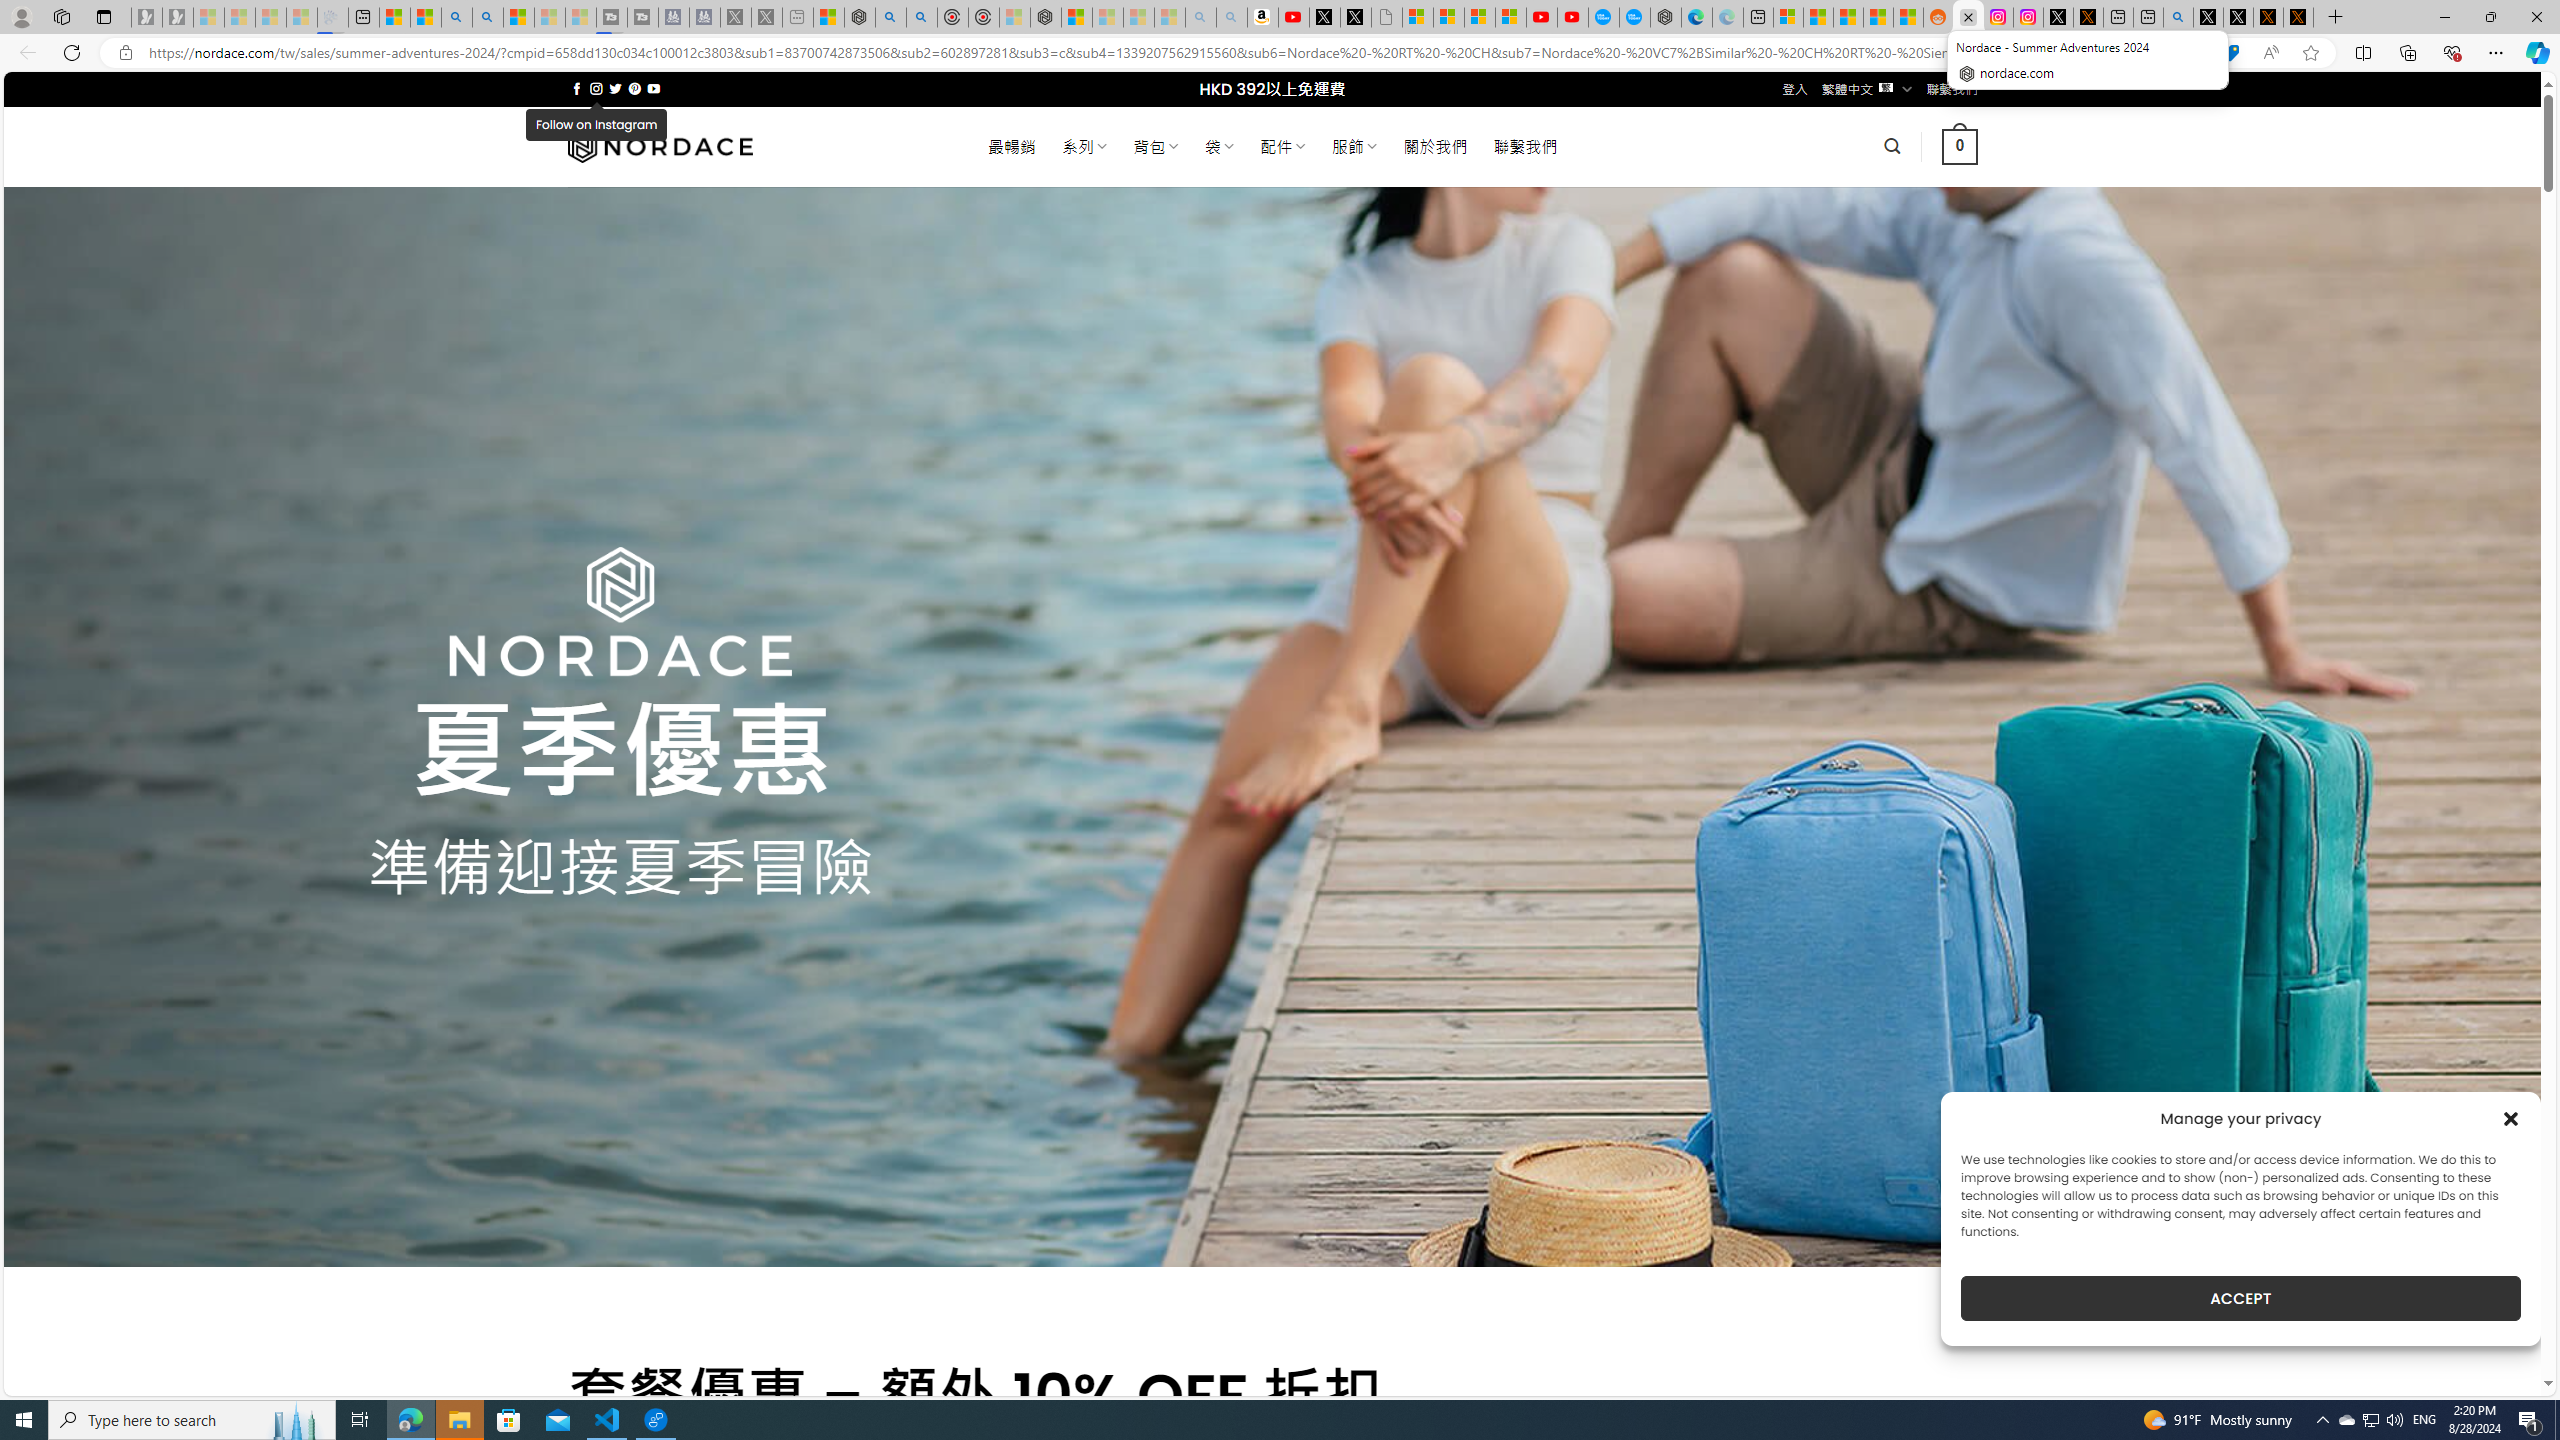  Describe the element at coordinates (1968, 16) in the screenshot. I see `'Nordace - Summer Adventures 2024'` at that location.